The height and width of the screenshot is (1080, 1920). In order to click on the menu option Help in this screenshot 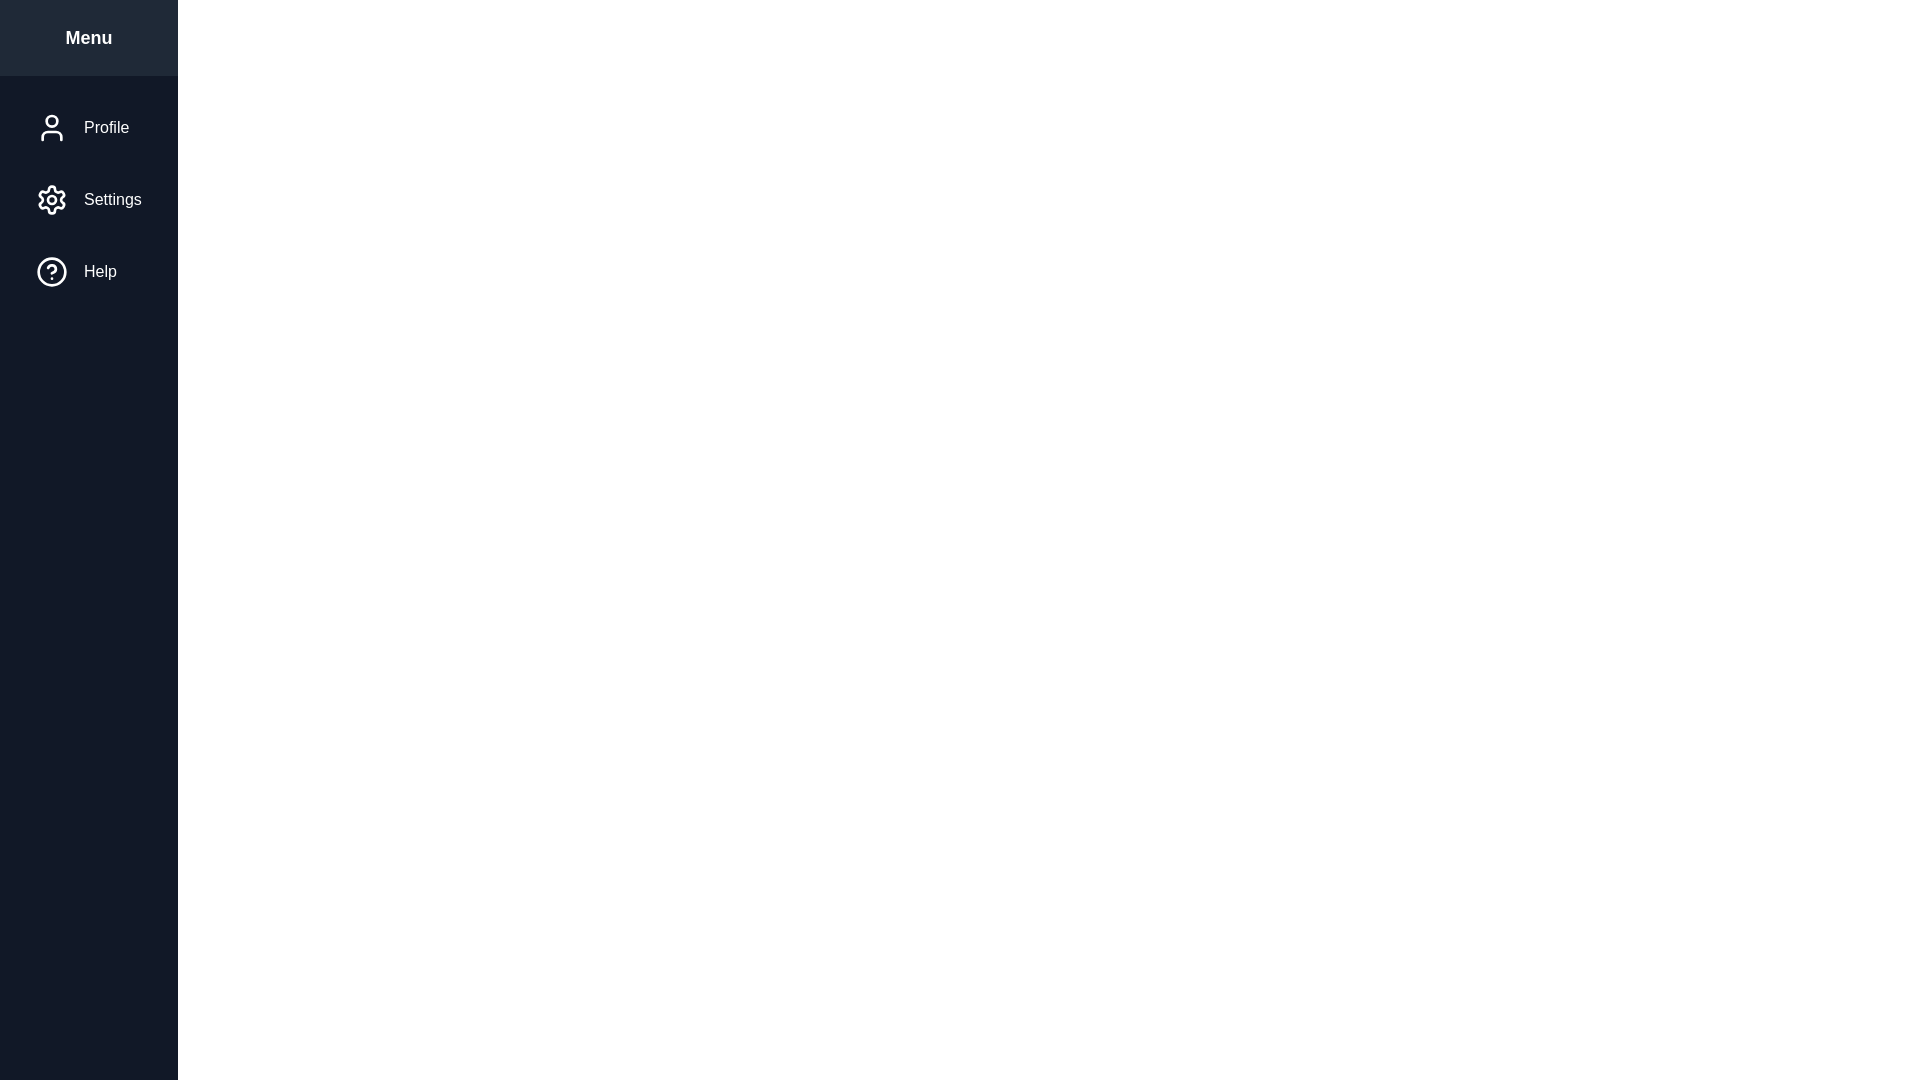, I will do `click(86, 272)`.